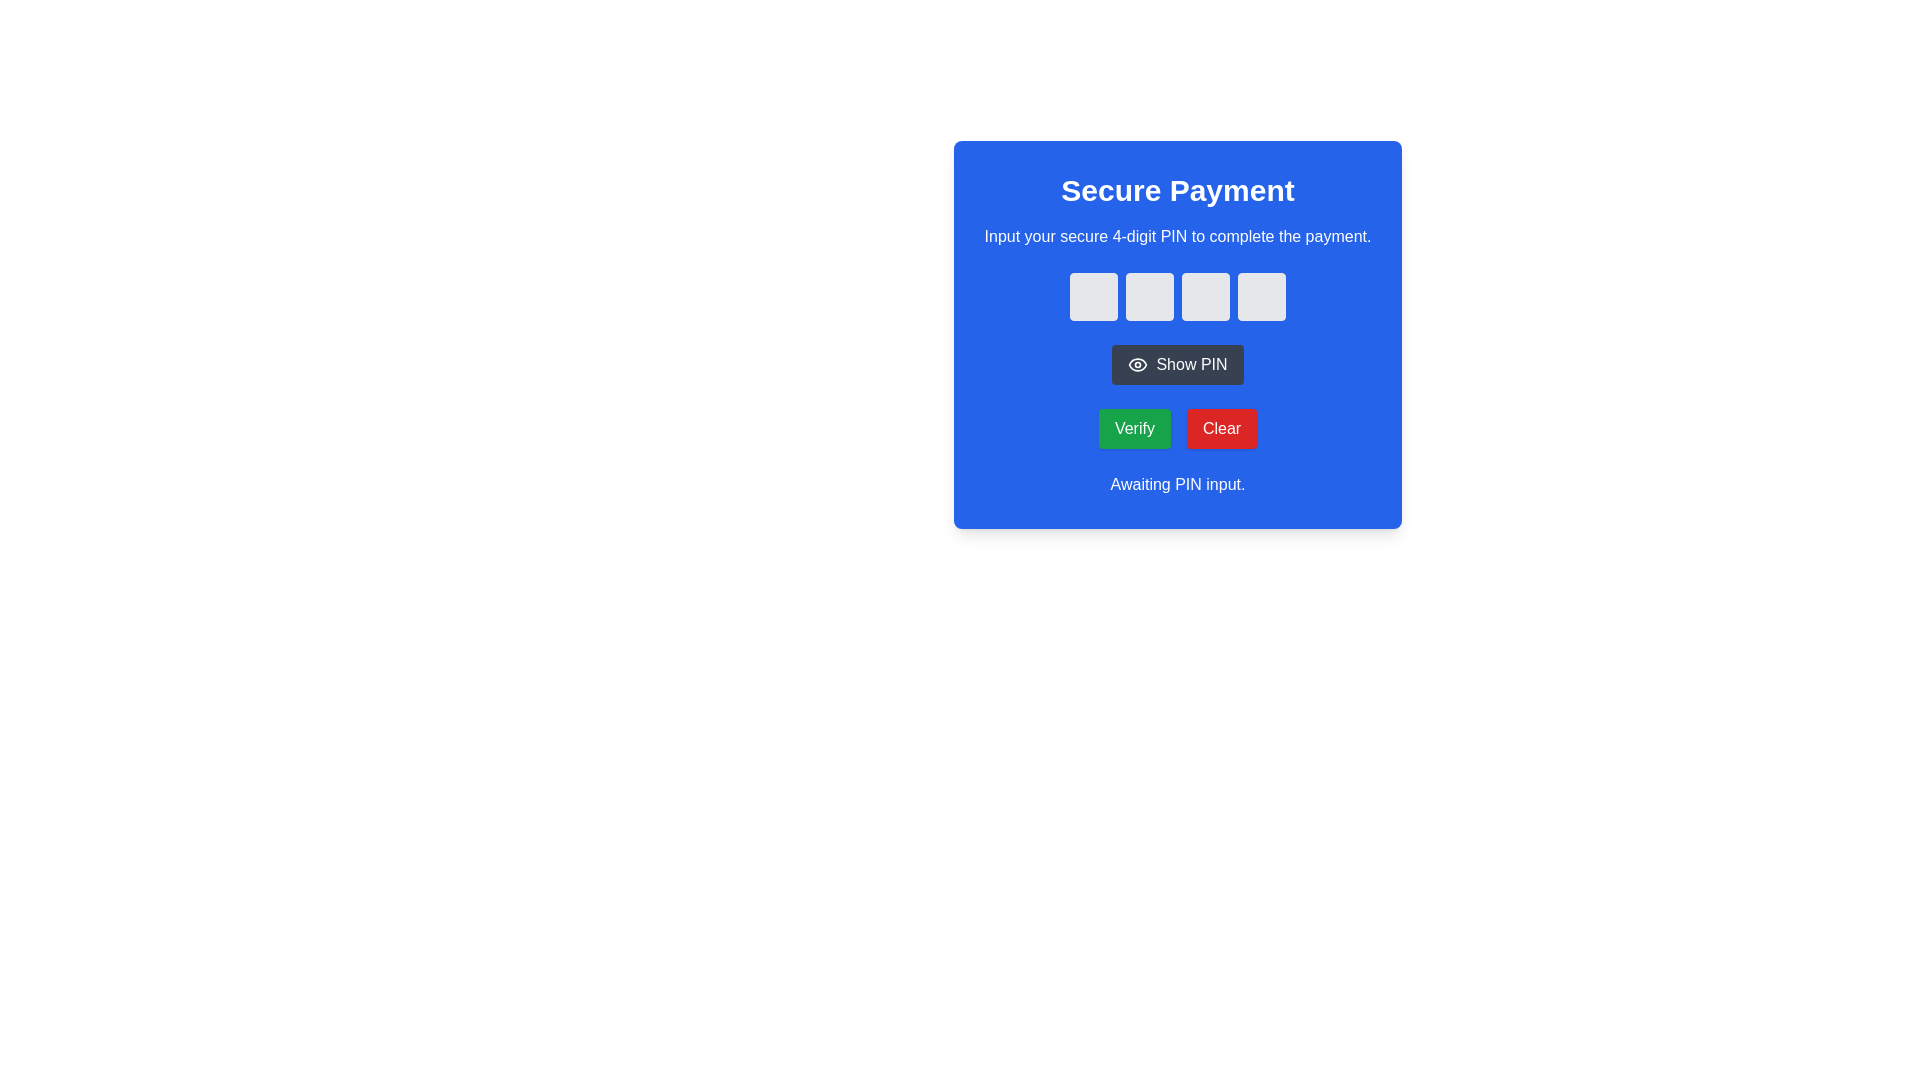 The image size is (1920, 1080). I want to click on the 'Show PIN' button with an eye icon, so click(1177, 327).